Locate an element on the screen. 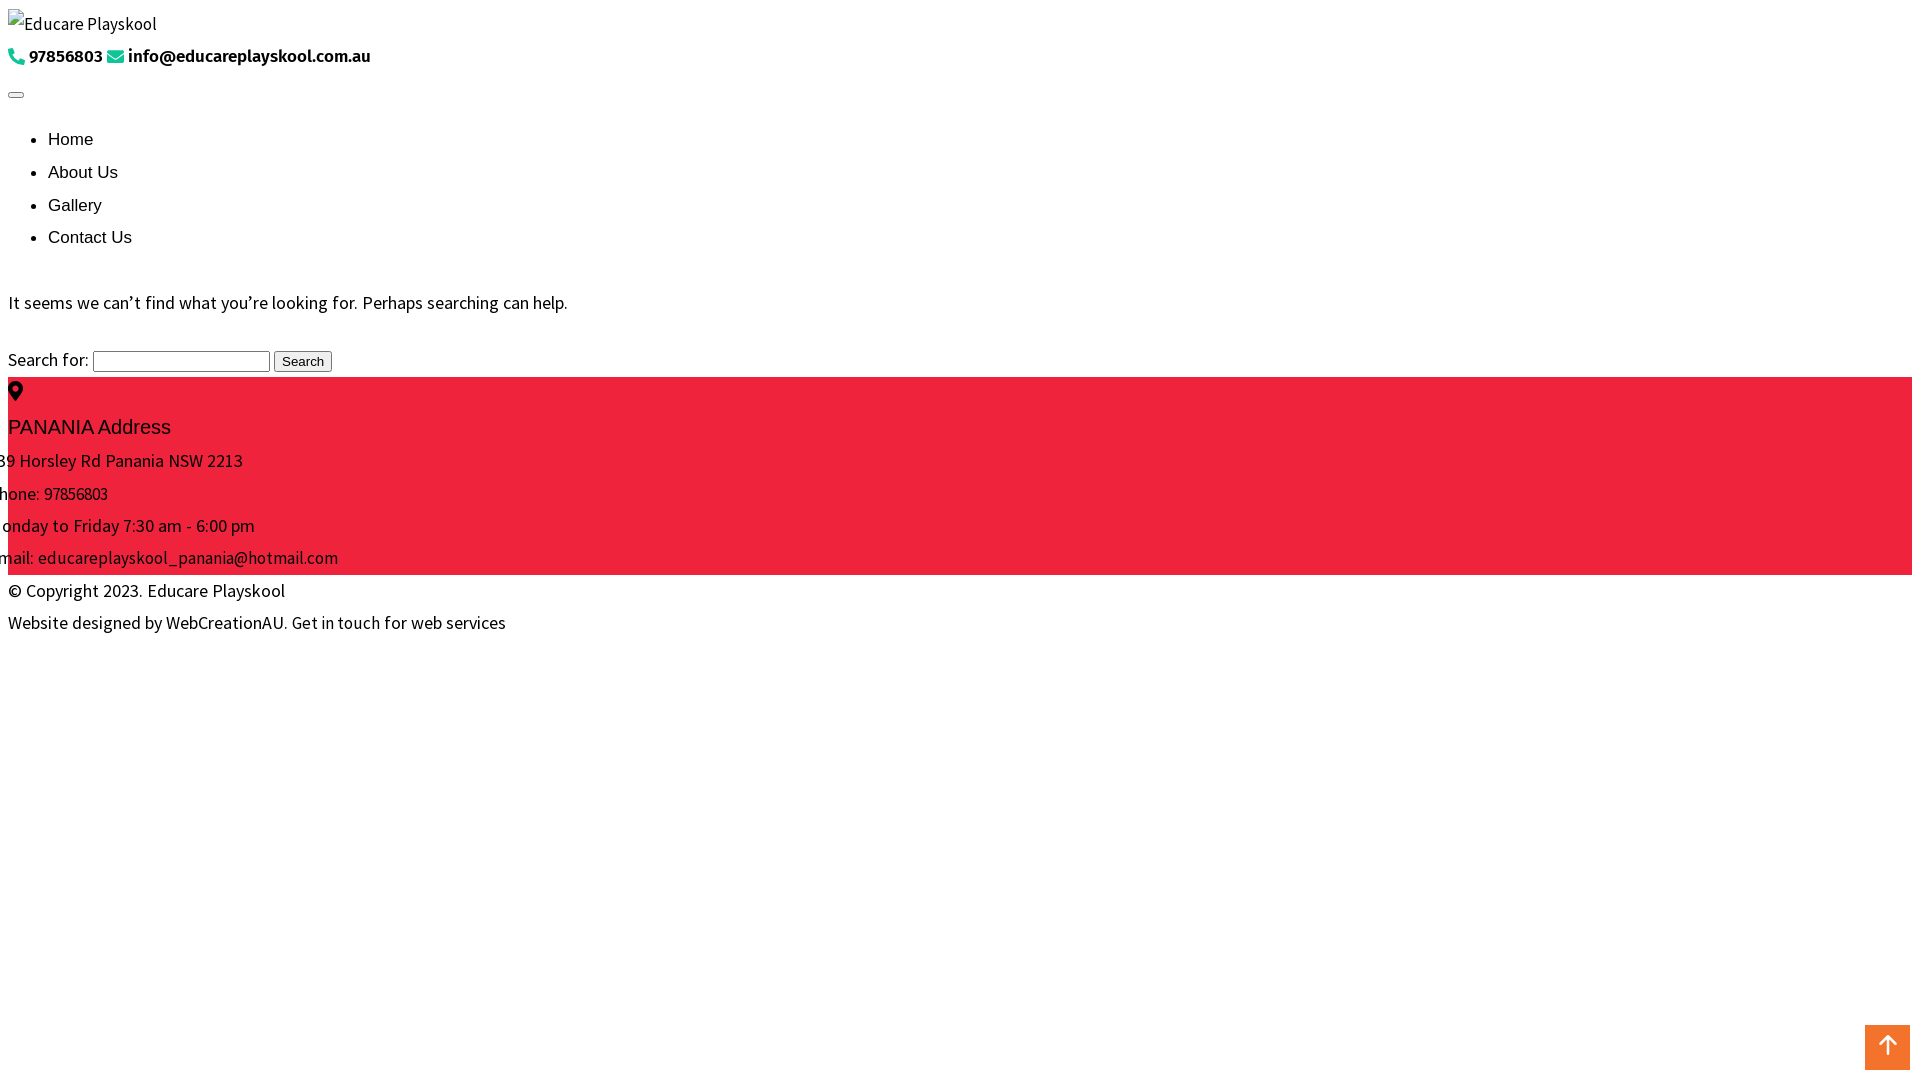 Image resolution: width=1920 pixels, height=1080 pixels. 'Search' is located at coordinates (301, 361).